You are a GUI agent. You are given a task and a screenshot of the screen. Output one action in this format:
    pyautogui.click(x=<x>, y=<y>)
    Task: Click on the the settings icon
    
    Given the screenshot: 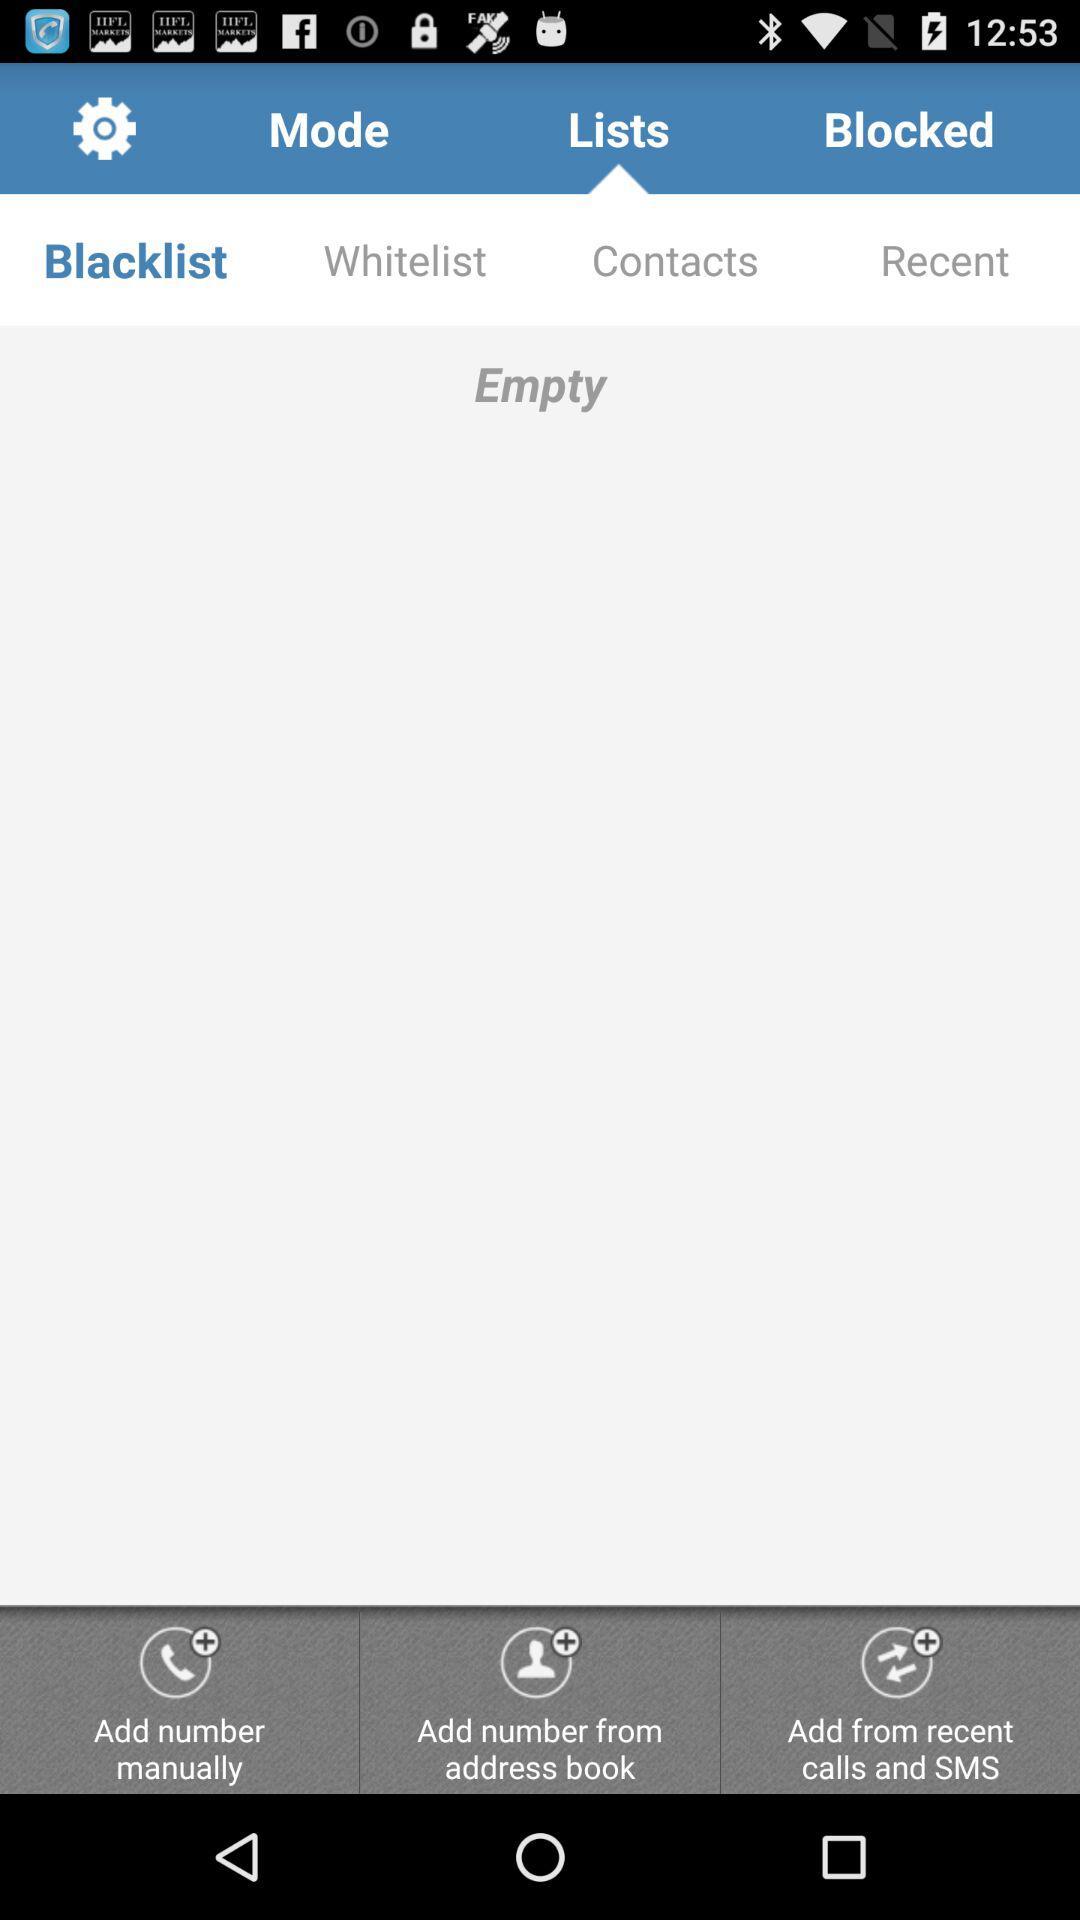 What is the action you would take?
    pyautogui.click(x=104, y=136)
    